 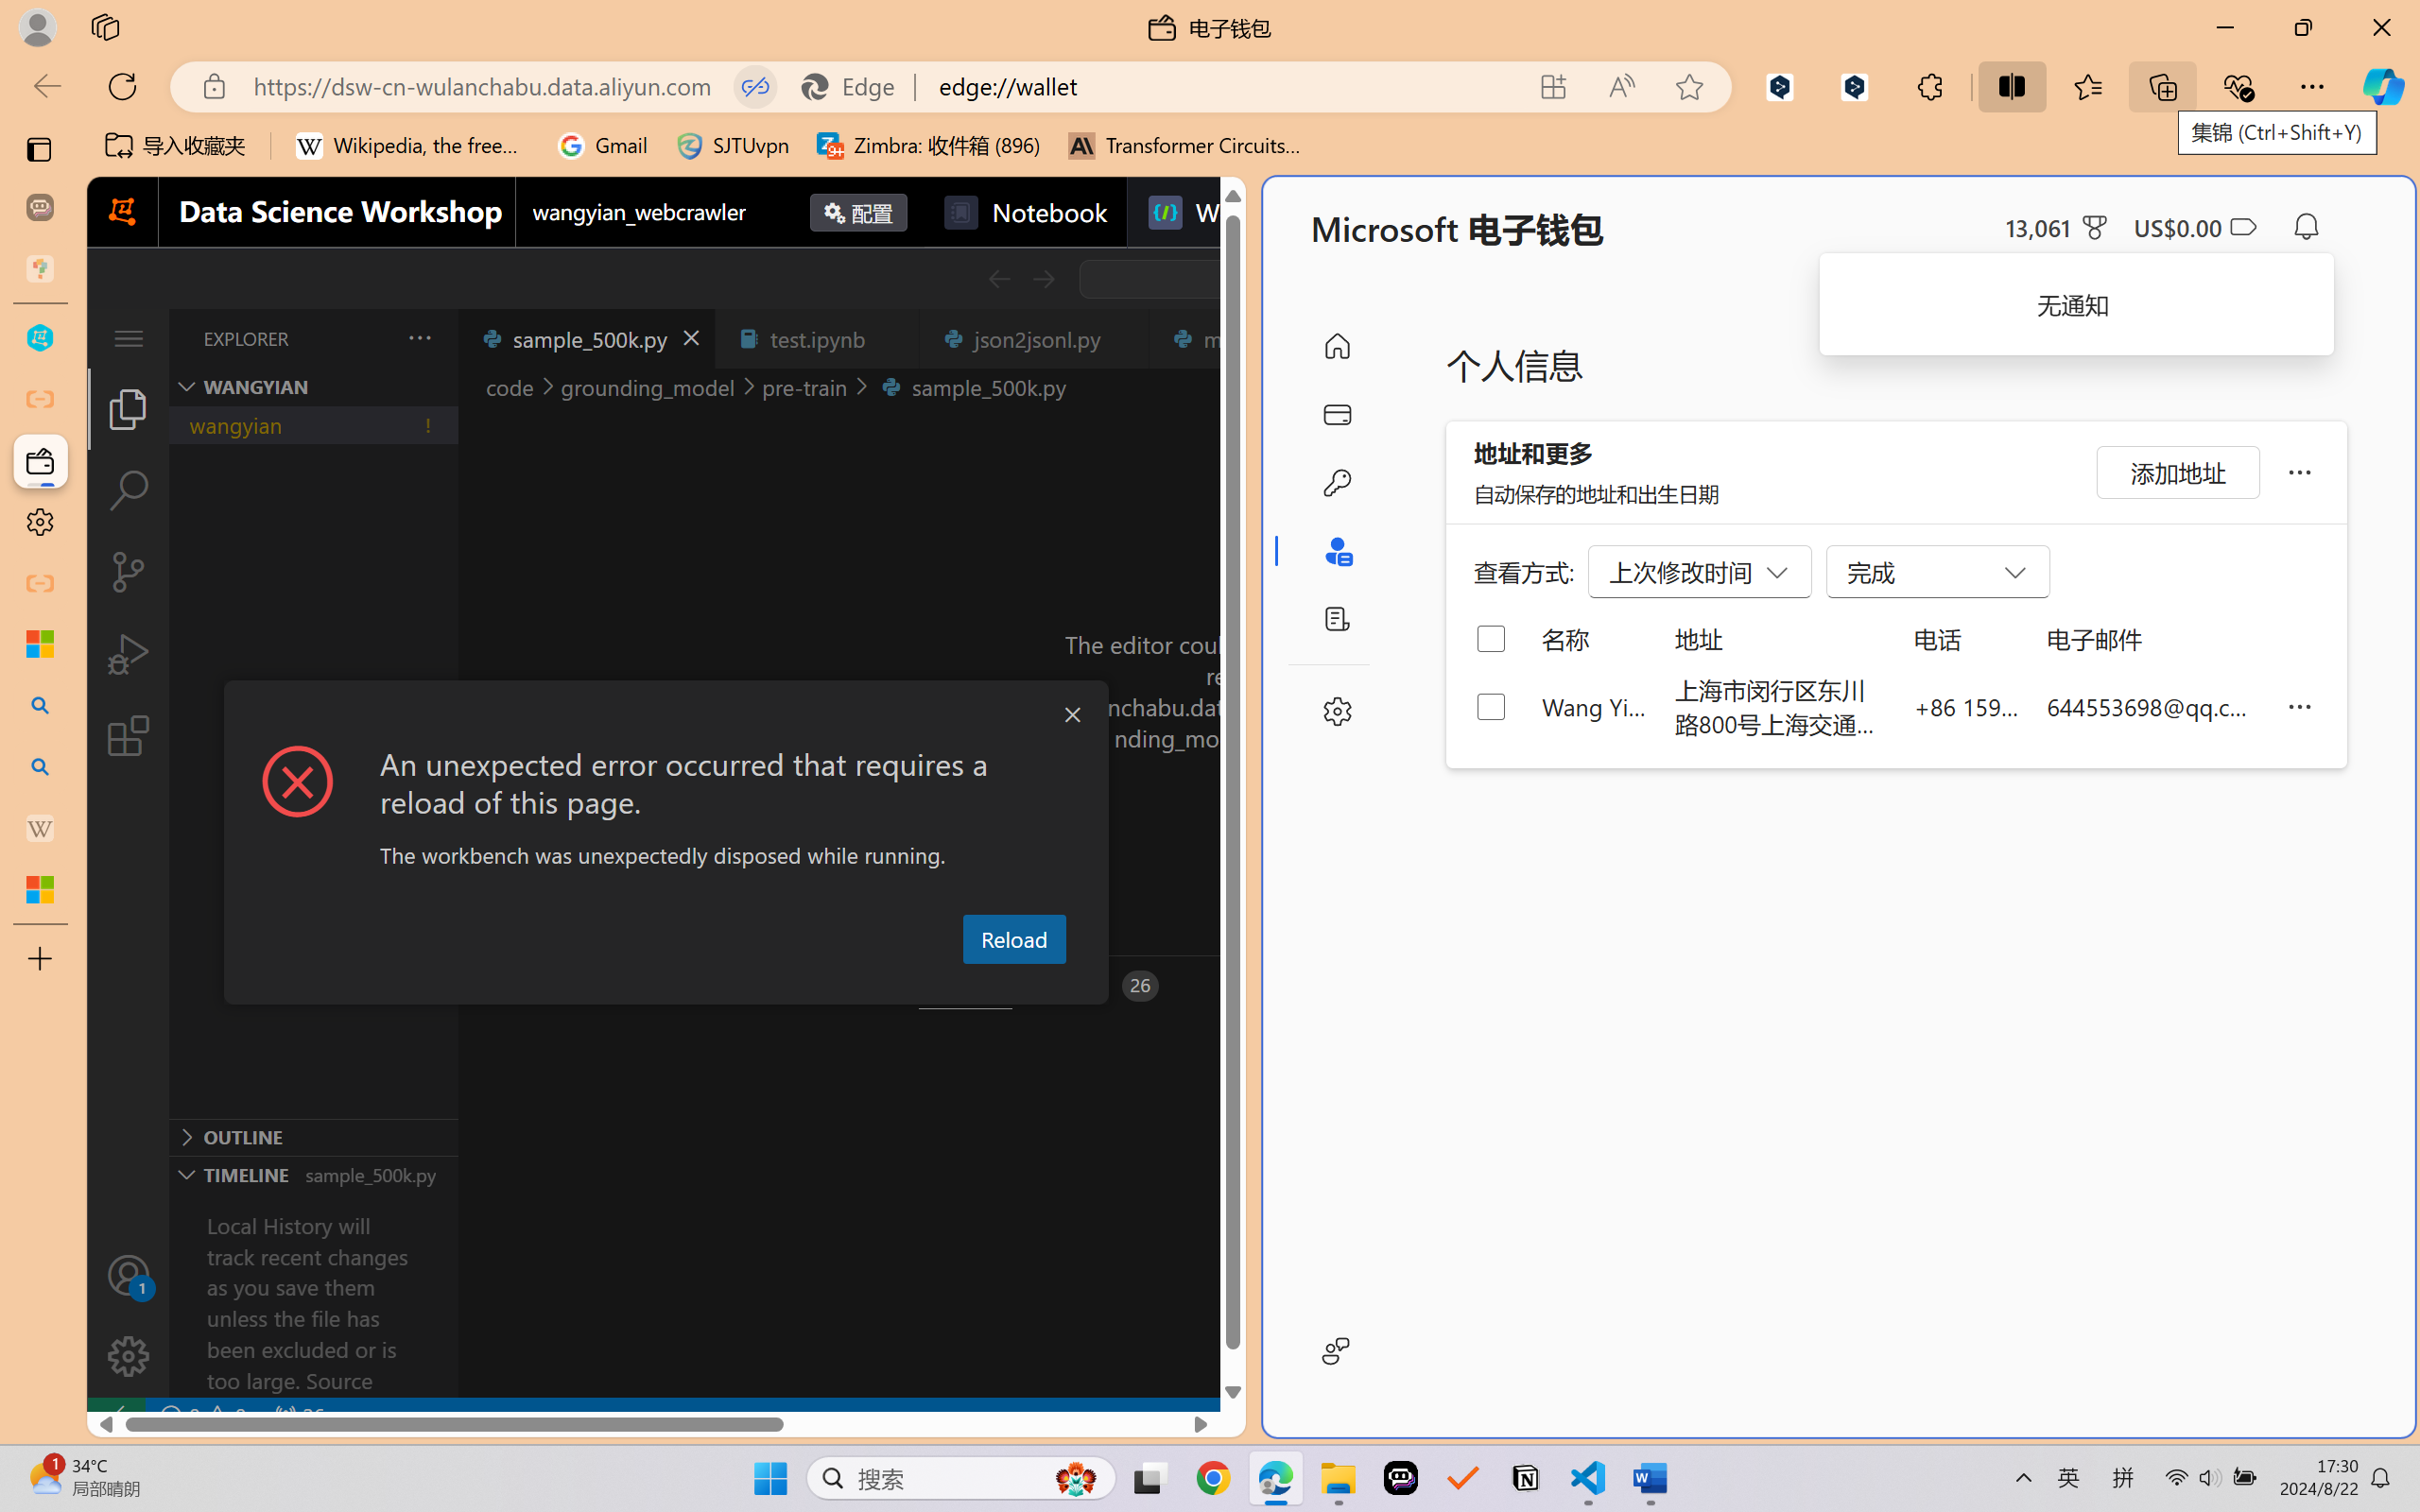 I want to click on 'Search (Ctrl+Shift+F)', so click(x=127, y=490).